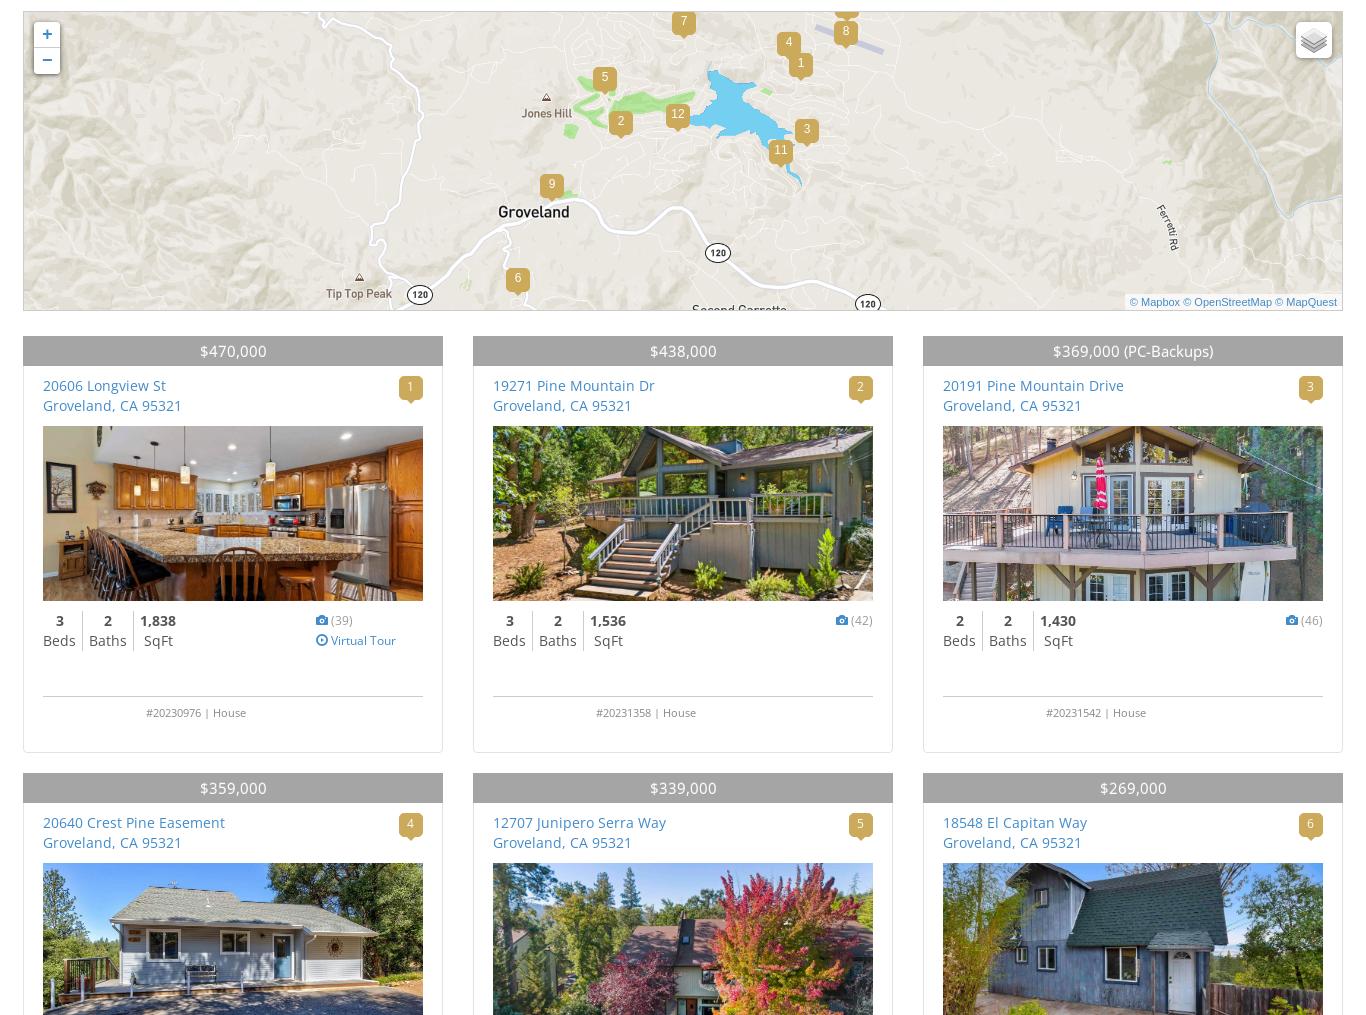 This screenshot has width=1366, height=1015. I want to click on '#20231358 | House', so click(644, 712).